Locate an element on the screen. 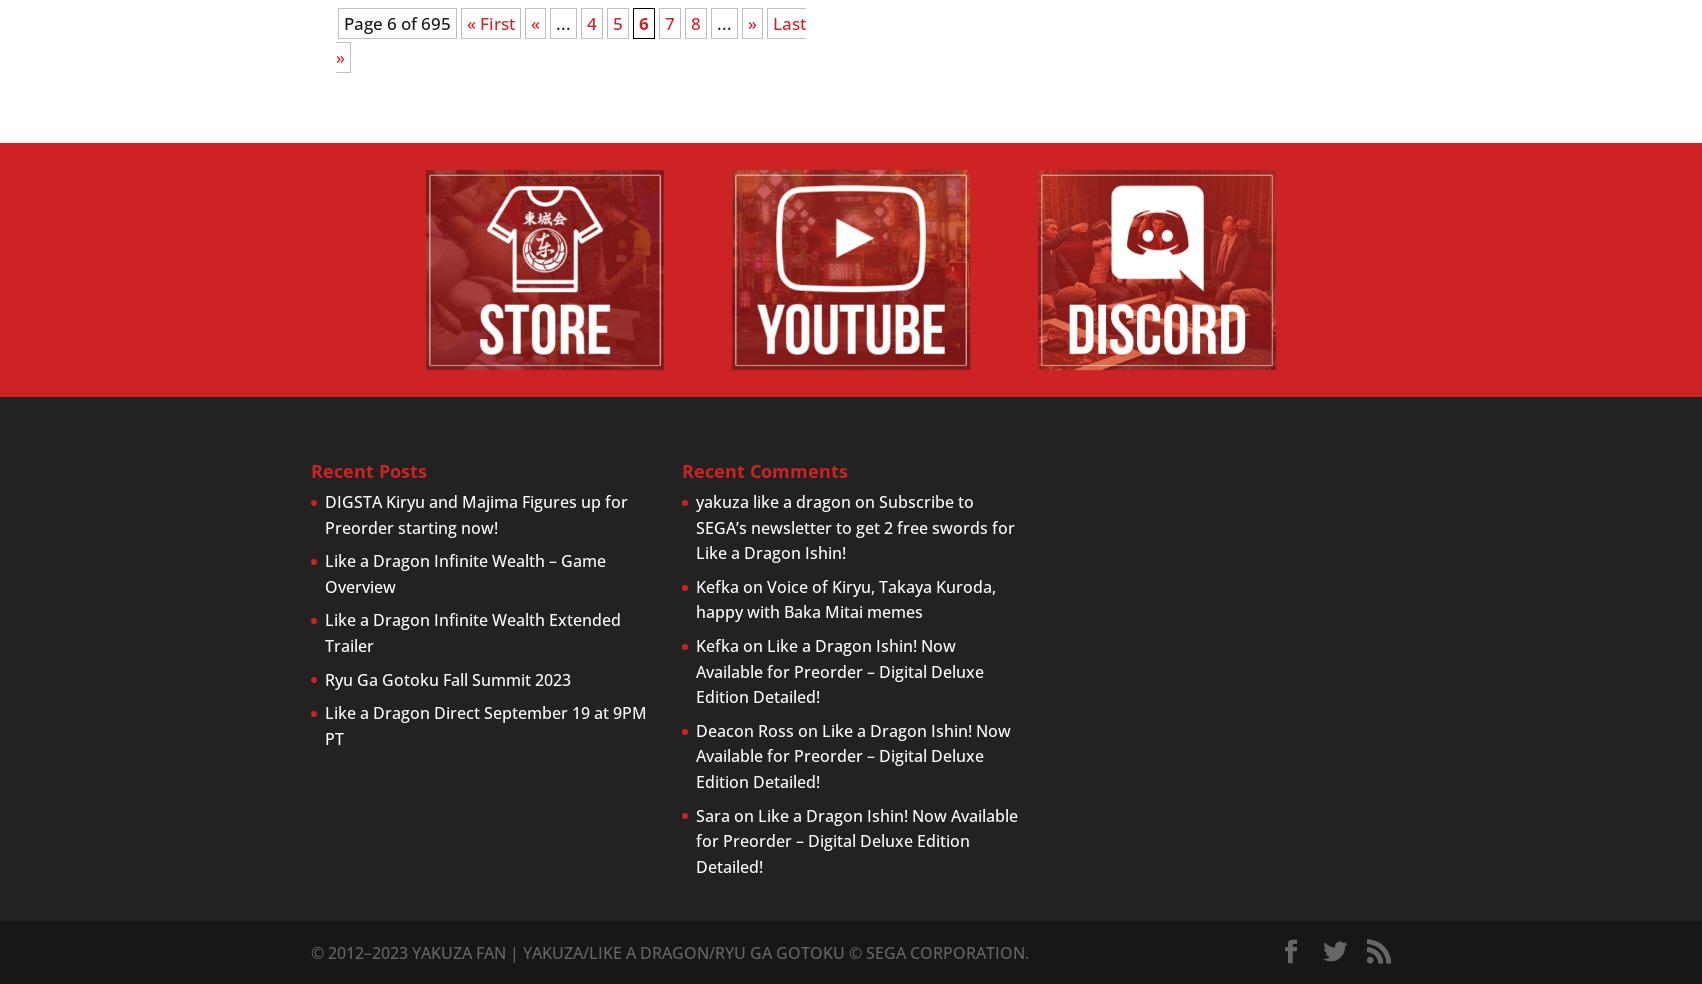 The image size is (1702, 984). '8' is located at coordinates (695, 22).